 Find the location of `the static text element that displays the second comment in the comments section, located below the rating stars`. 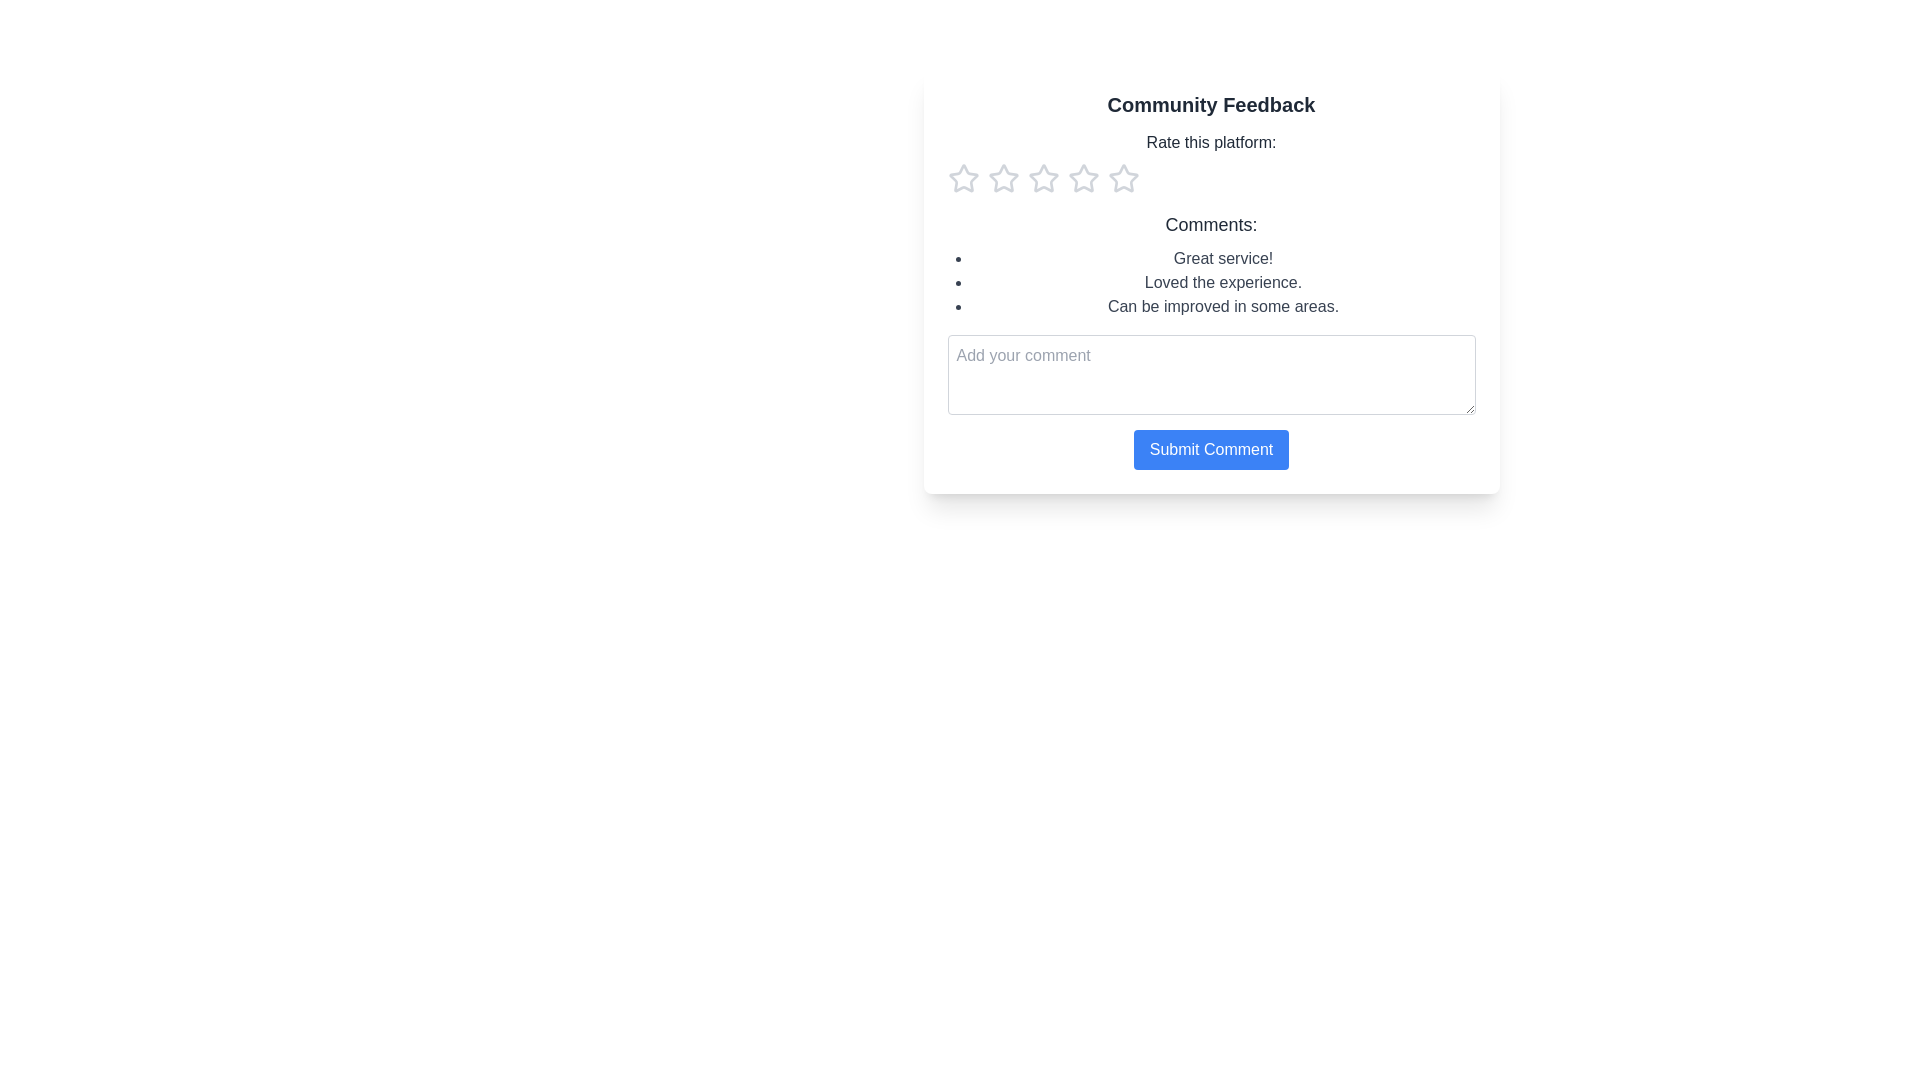

the static text element that displays the second comment in the comments section, located below the rating stars is located at coordinates (1222, 282).